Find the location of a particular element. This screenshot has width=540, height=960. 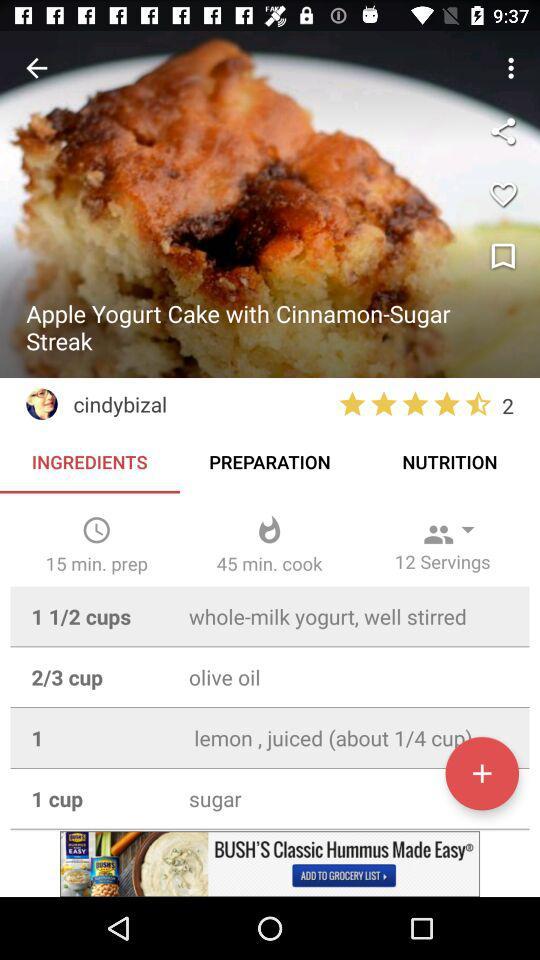

go back is located at coordinates (36, 68).